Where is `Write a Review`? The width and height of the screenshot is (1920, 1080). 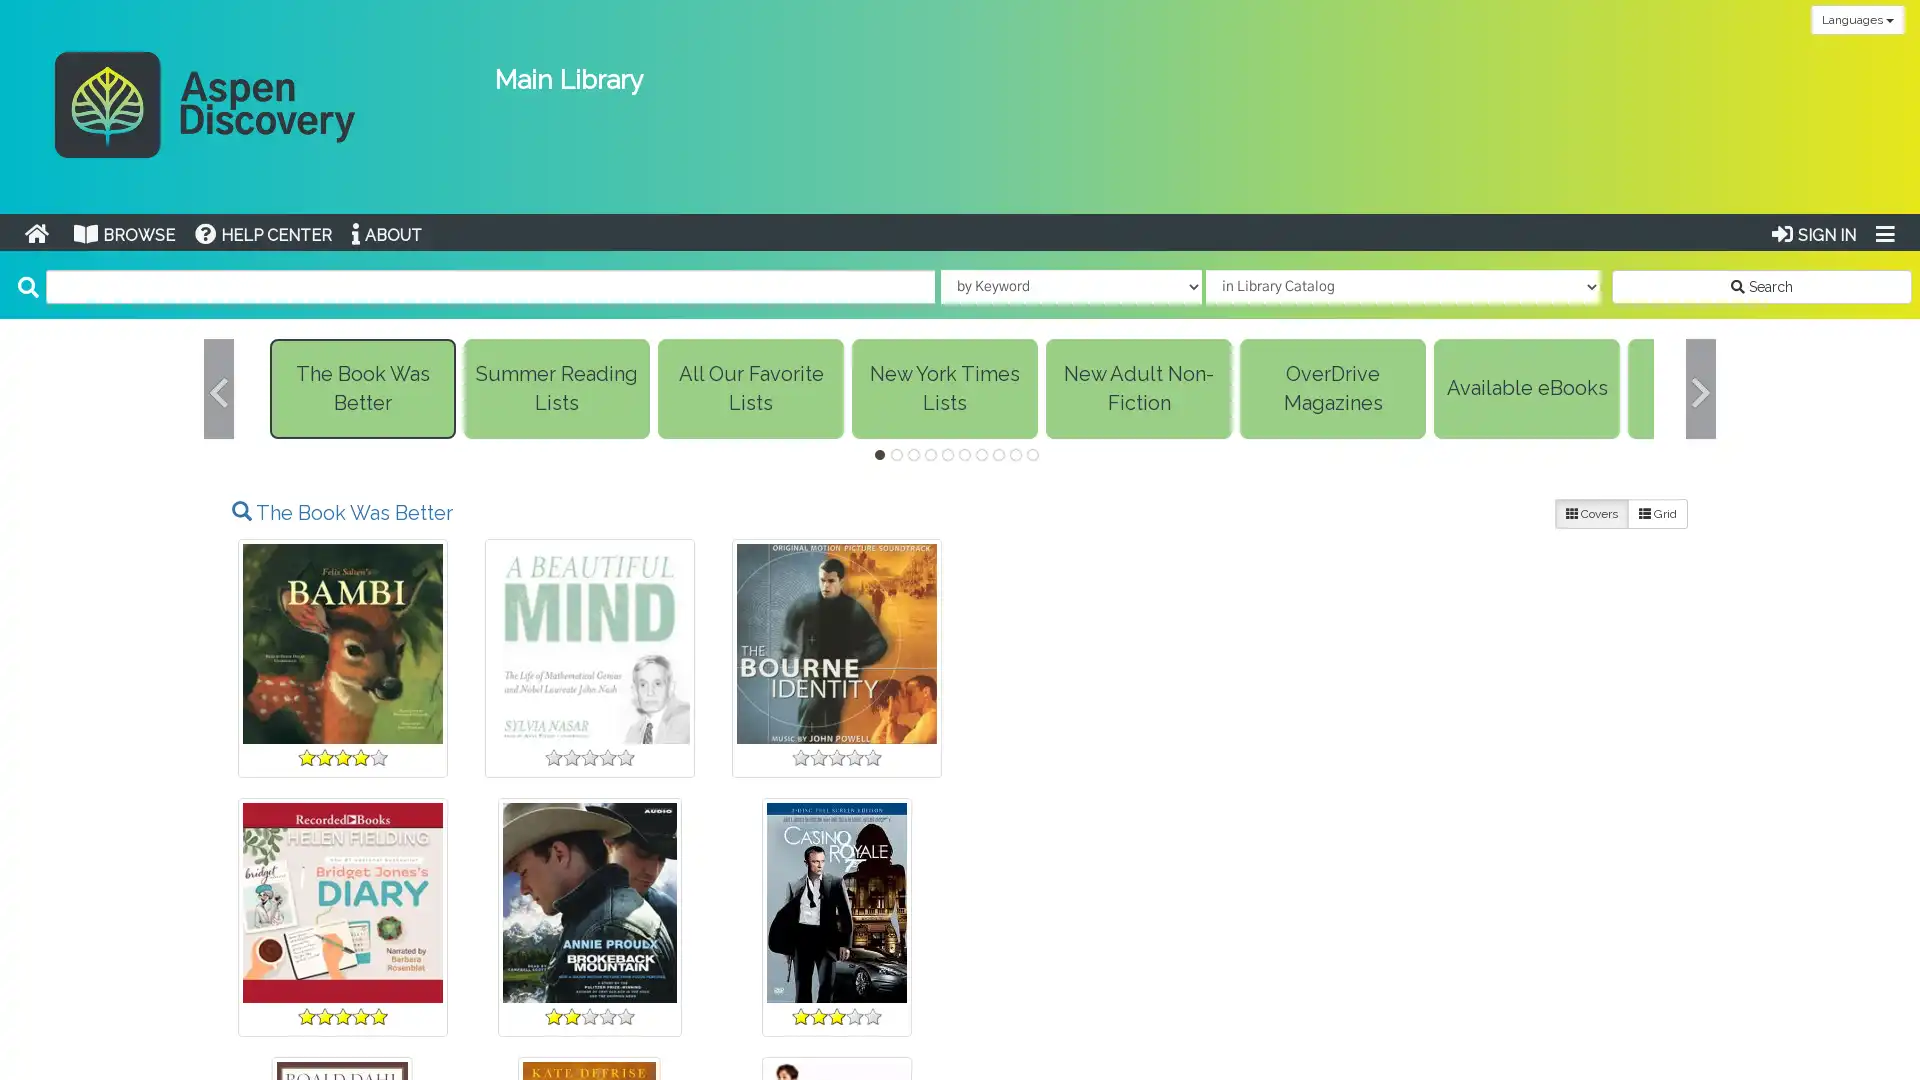 Write a Review is located at coordinates (588, 1018).